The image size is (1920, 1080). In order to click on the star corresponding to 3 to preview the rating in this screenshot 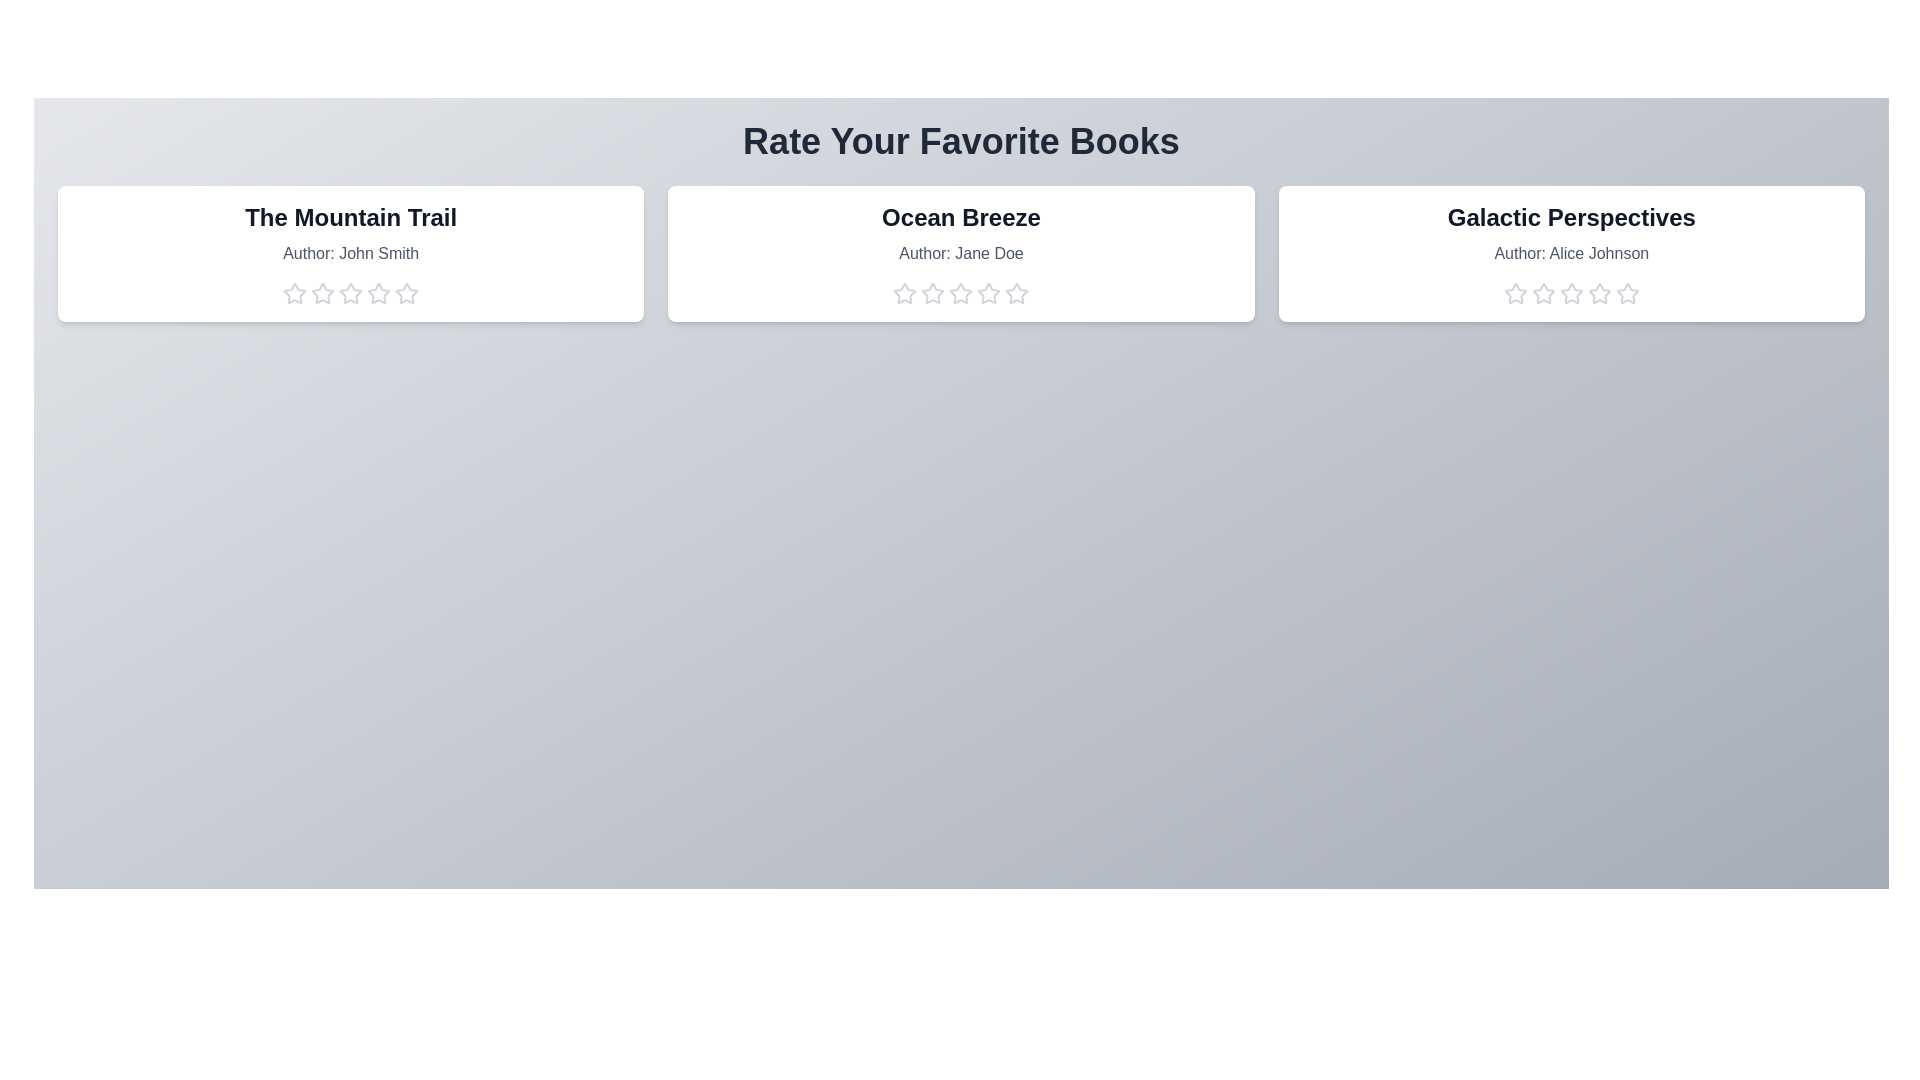, I will do `click(350, 293)`.